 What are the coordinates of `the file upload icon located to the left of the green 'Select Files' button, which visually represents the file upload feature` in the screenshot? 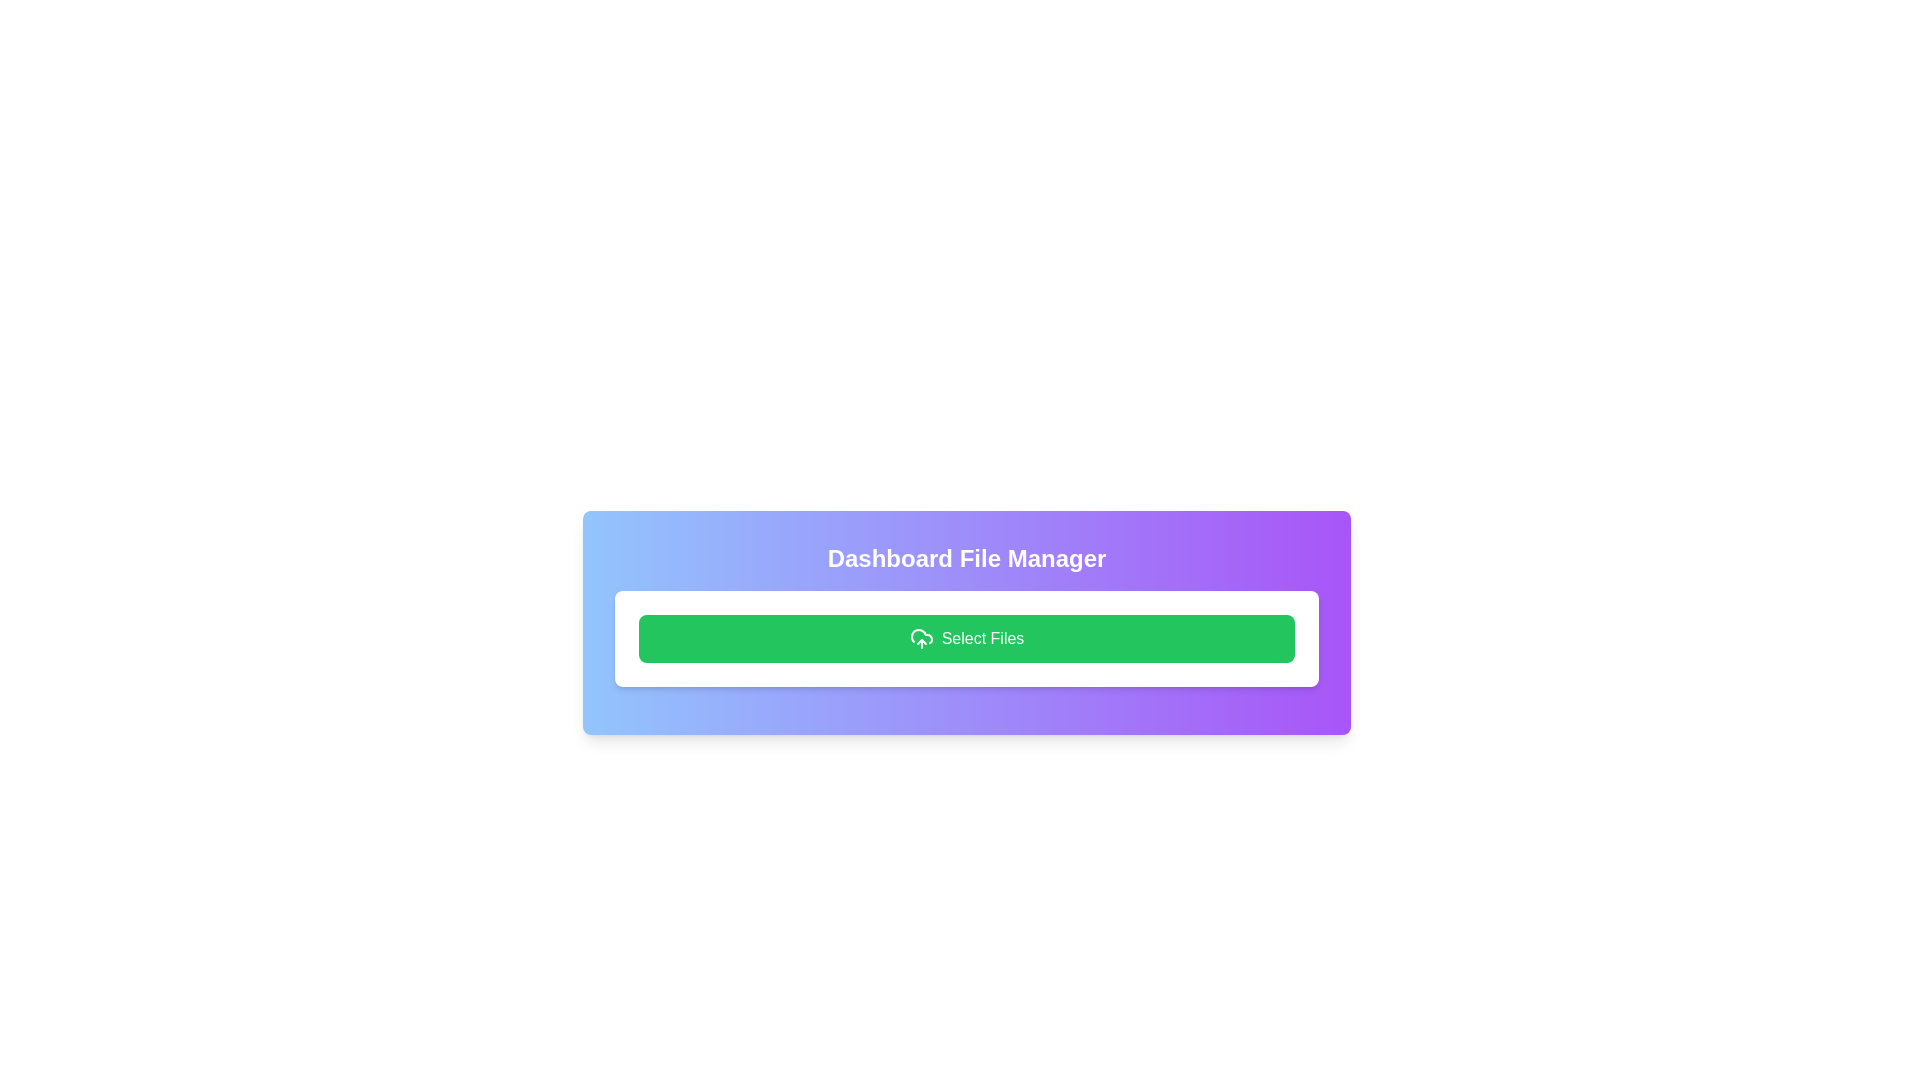 It's located at (920, 639).